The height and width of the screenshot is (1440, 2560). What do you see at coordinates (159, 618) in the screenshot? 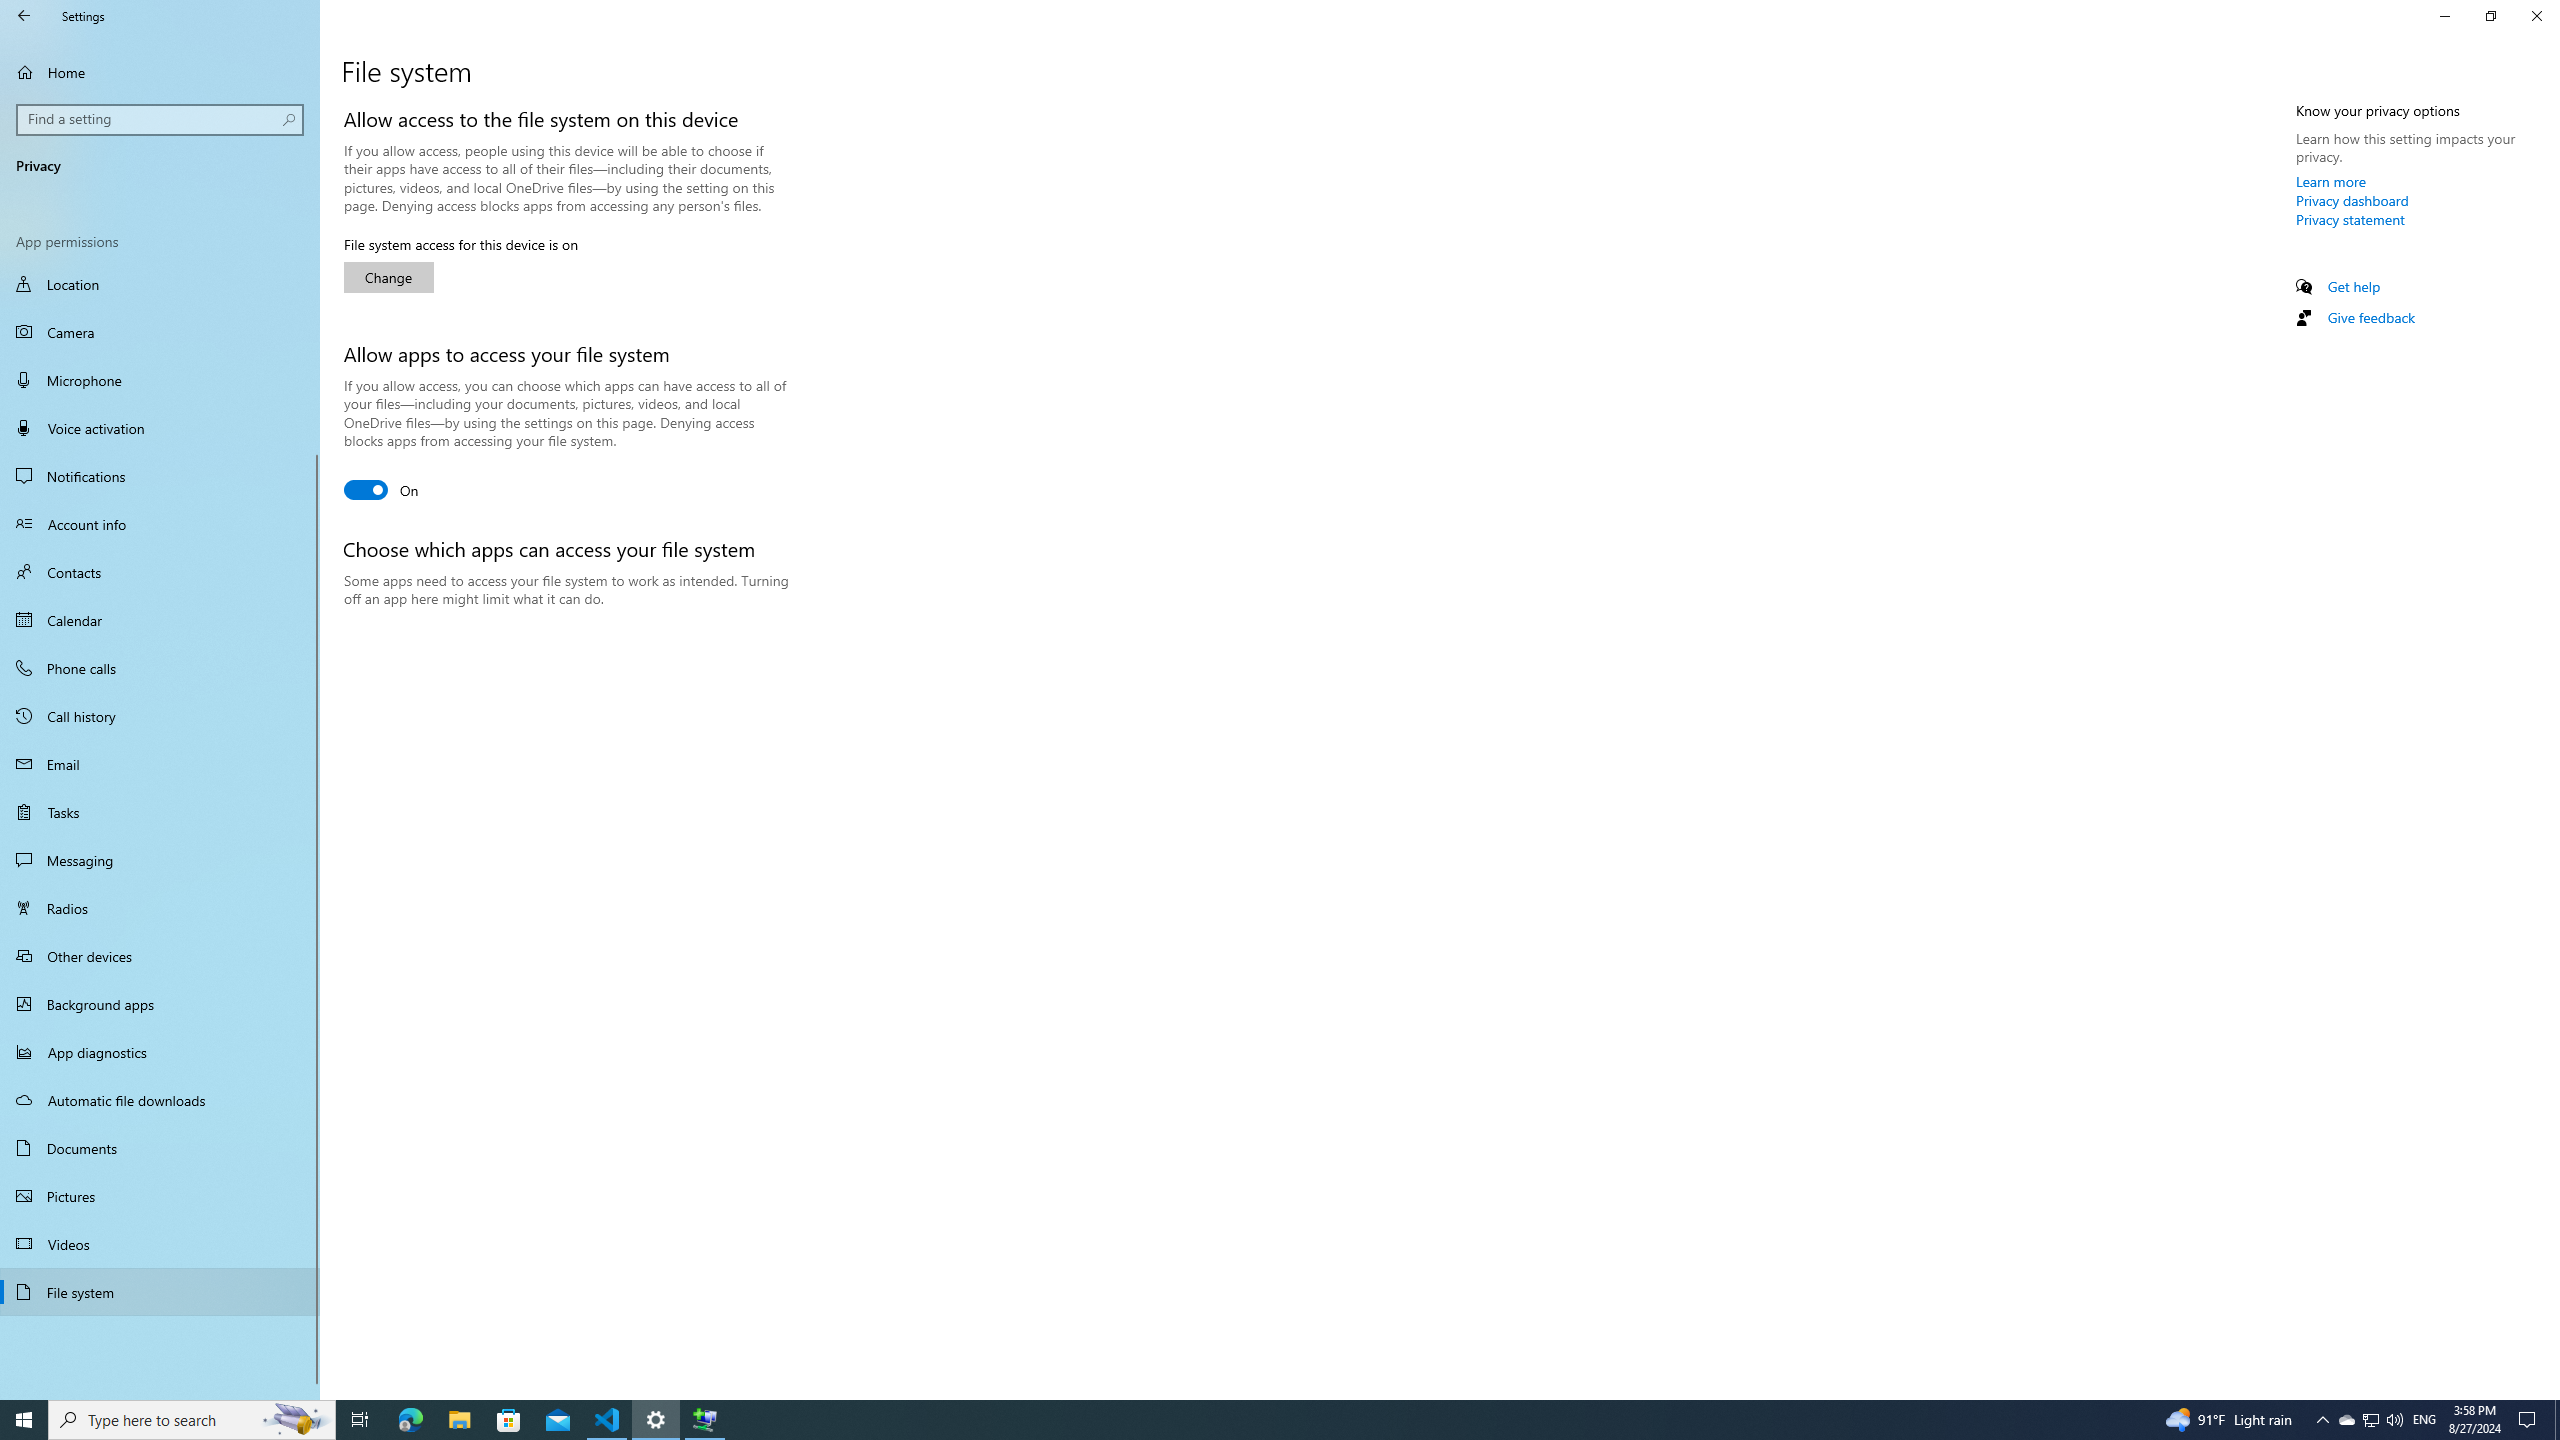
I see `'Calendar'` at bounding box center [159, 618].